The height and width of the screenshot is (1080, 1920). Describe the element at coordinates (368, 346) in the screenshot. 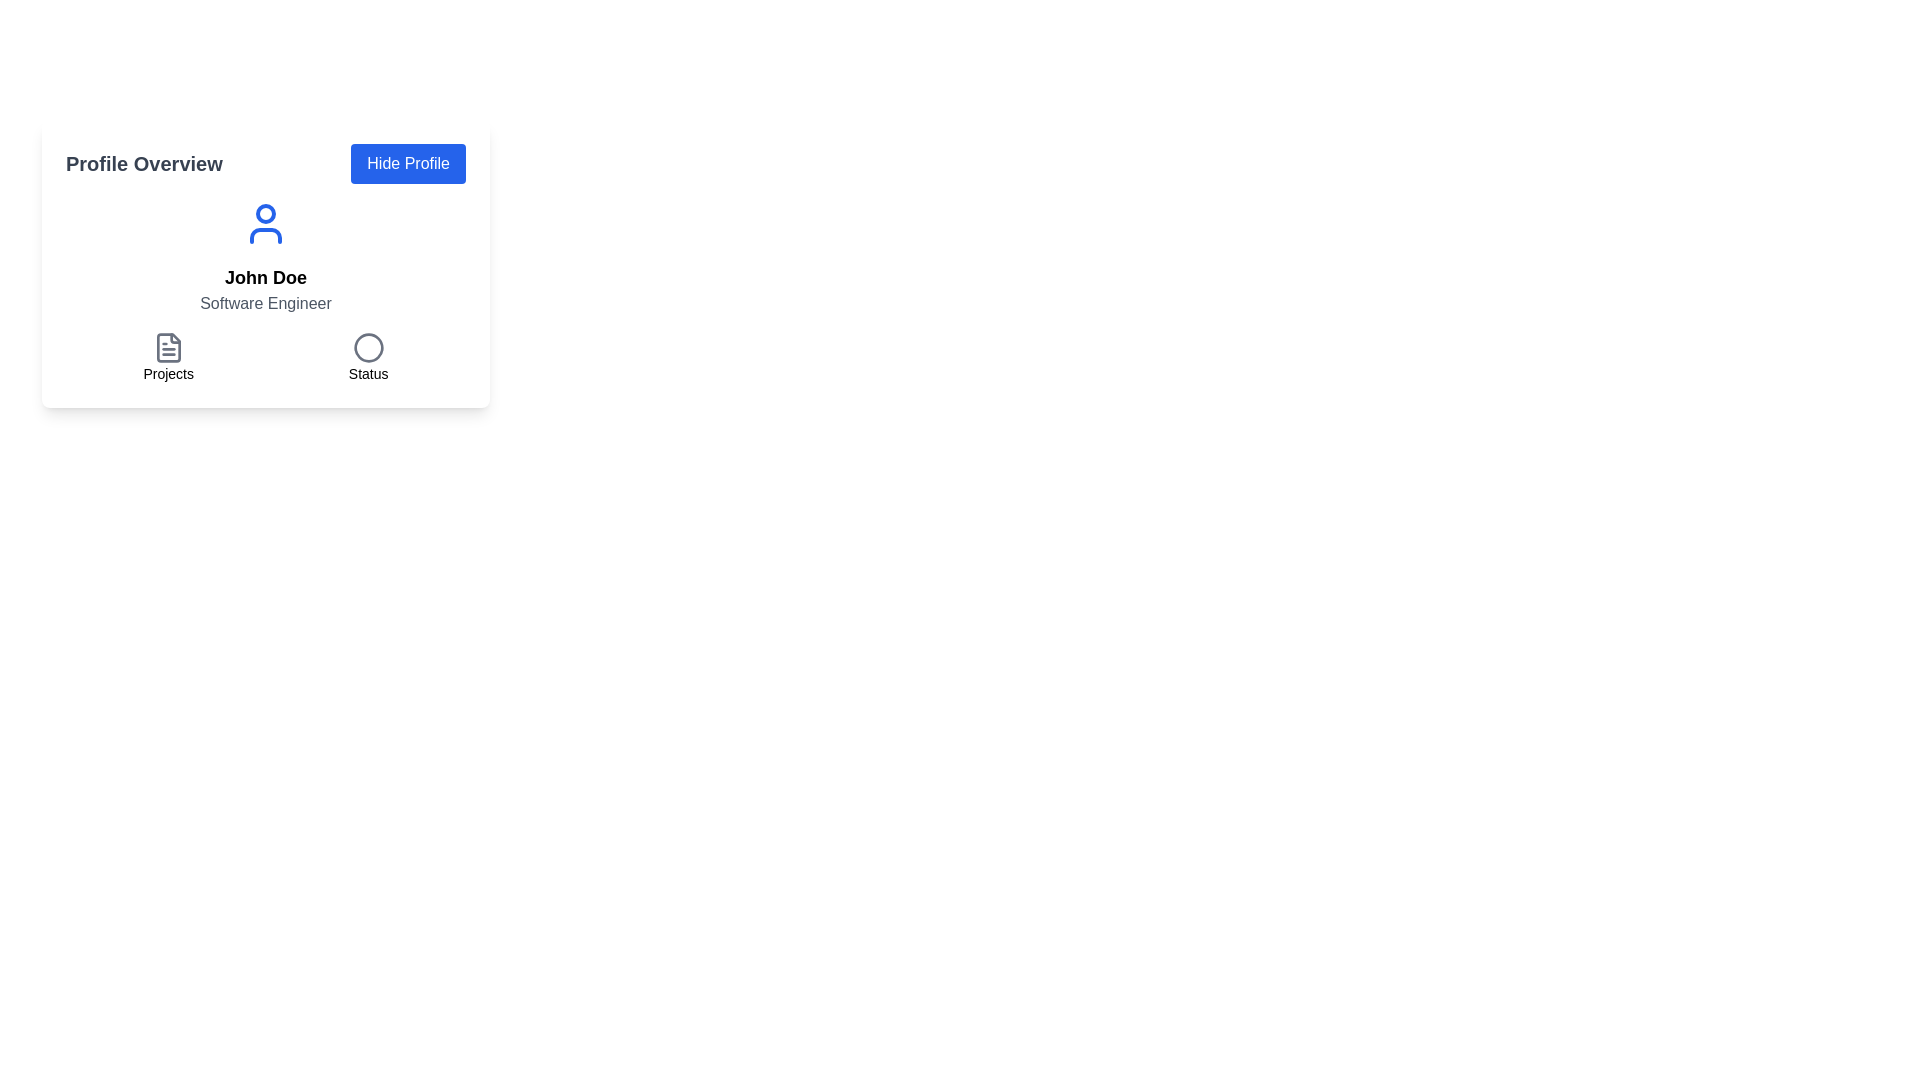

I see `the circular icon within the SVG graphic` at that location.